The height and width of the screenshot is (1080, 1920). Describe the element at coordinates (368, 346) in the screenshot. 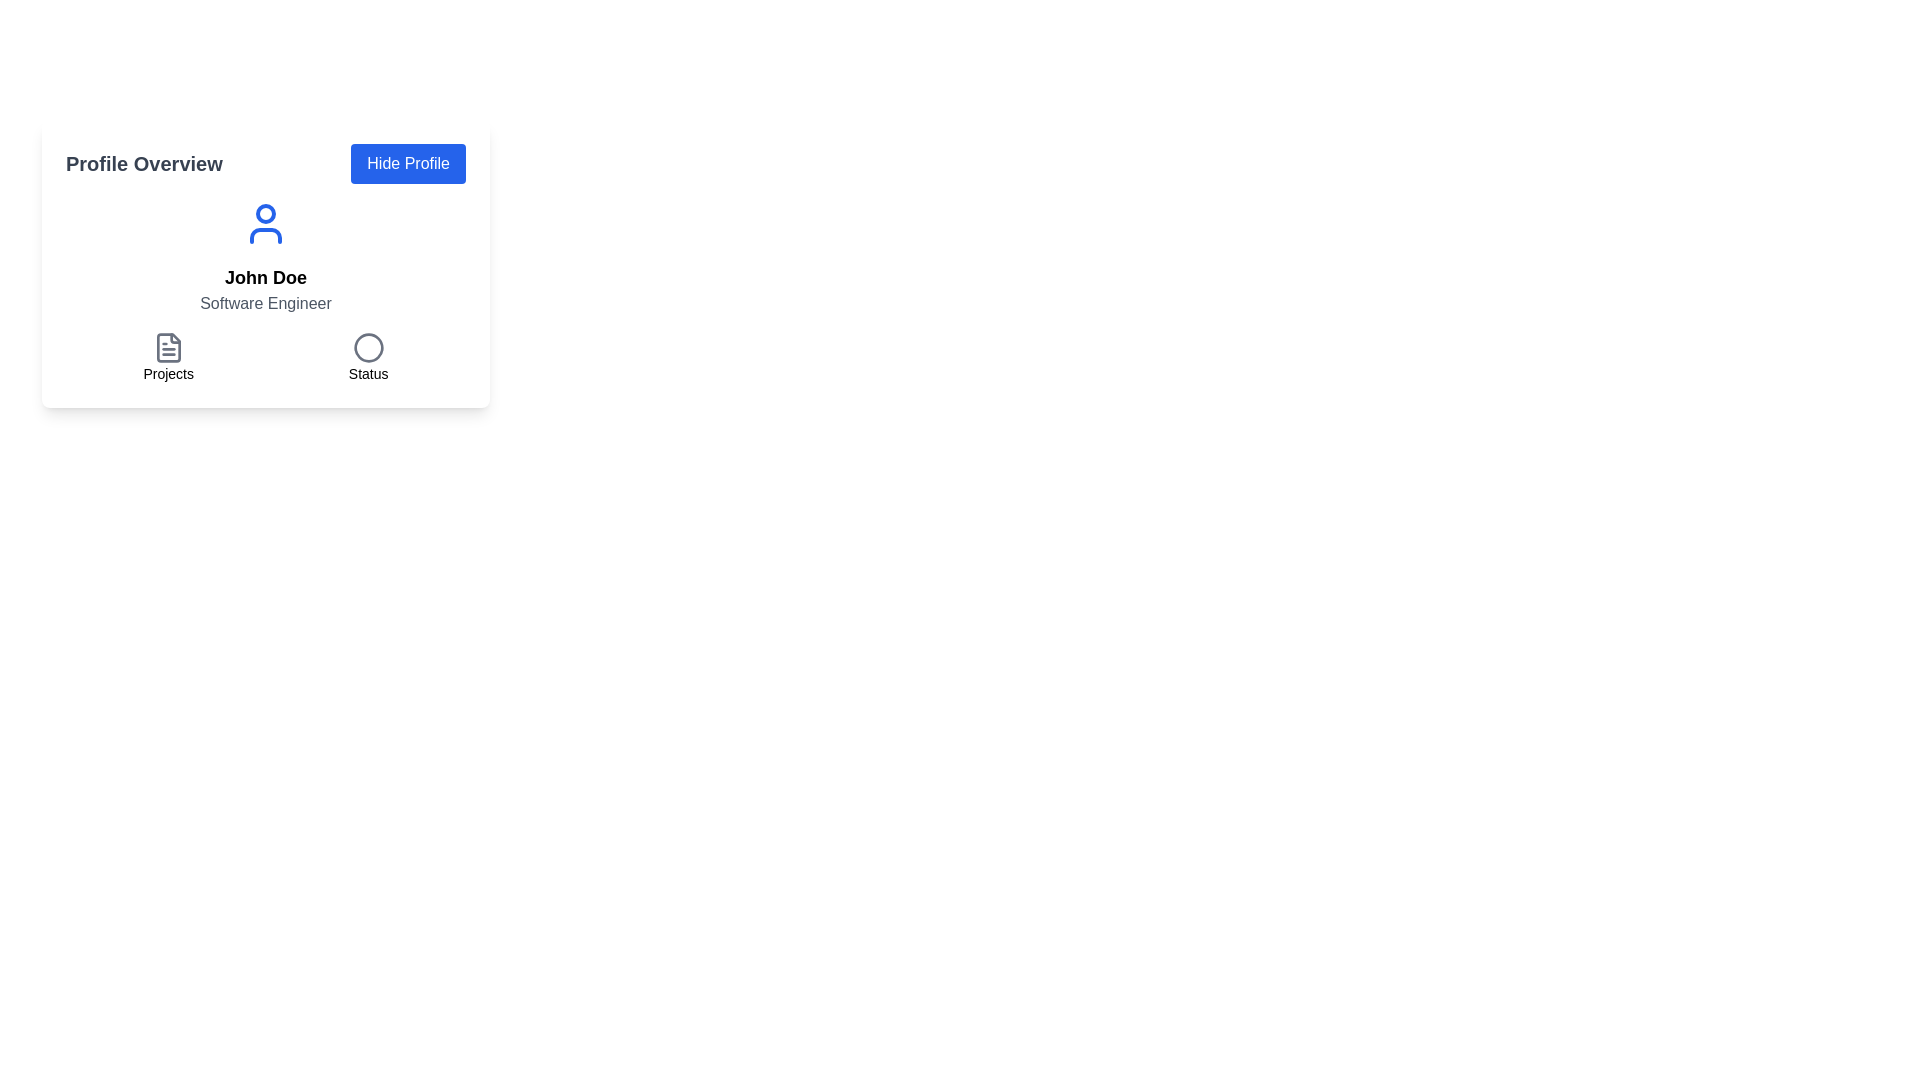

I see `the circular icon within the SVG graphic` at that location.